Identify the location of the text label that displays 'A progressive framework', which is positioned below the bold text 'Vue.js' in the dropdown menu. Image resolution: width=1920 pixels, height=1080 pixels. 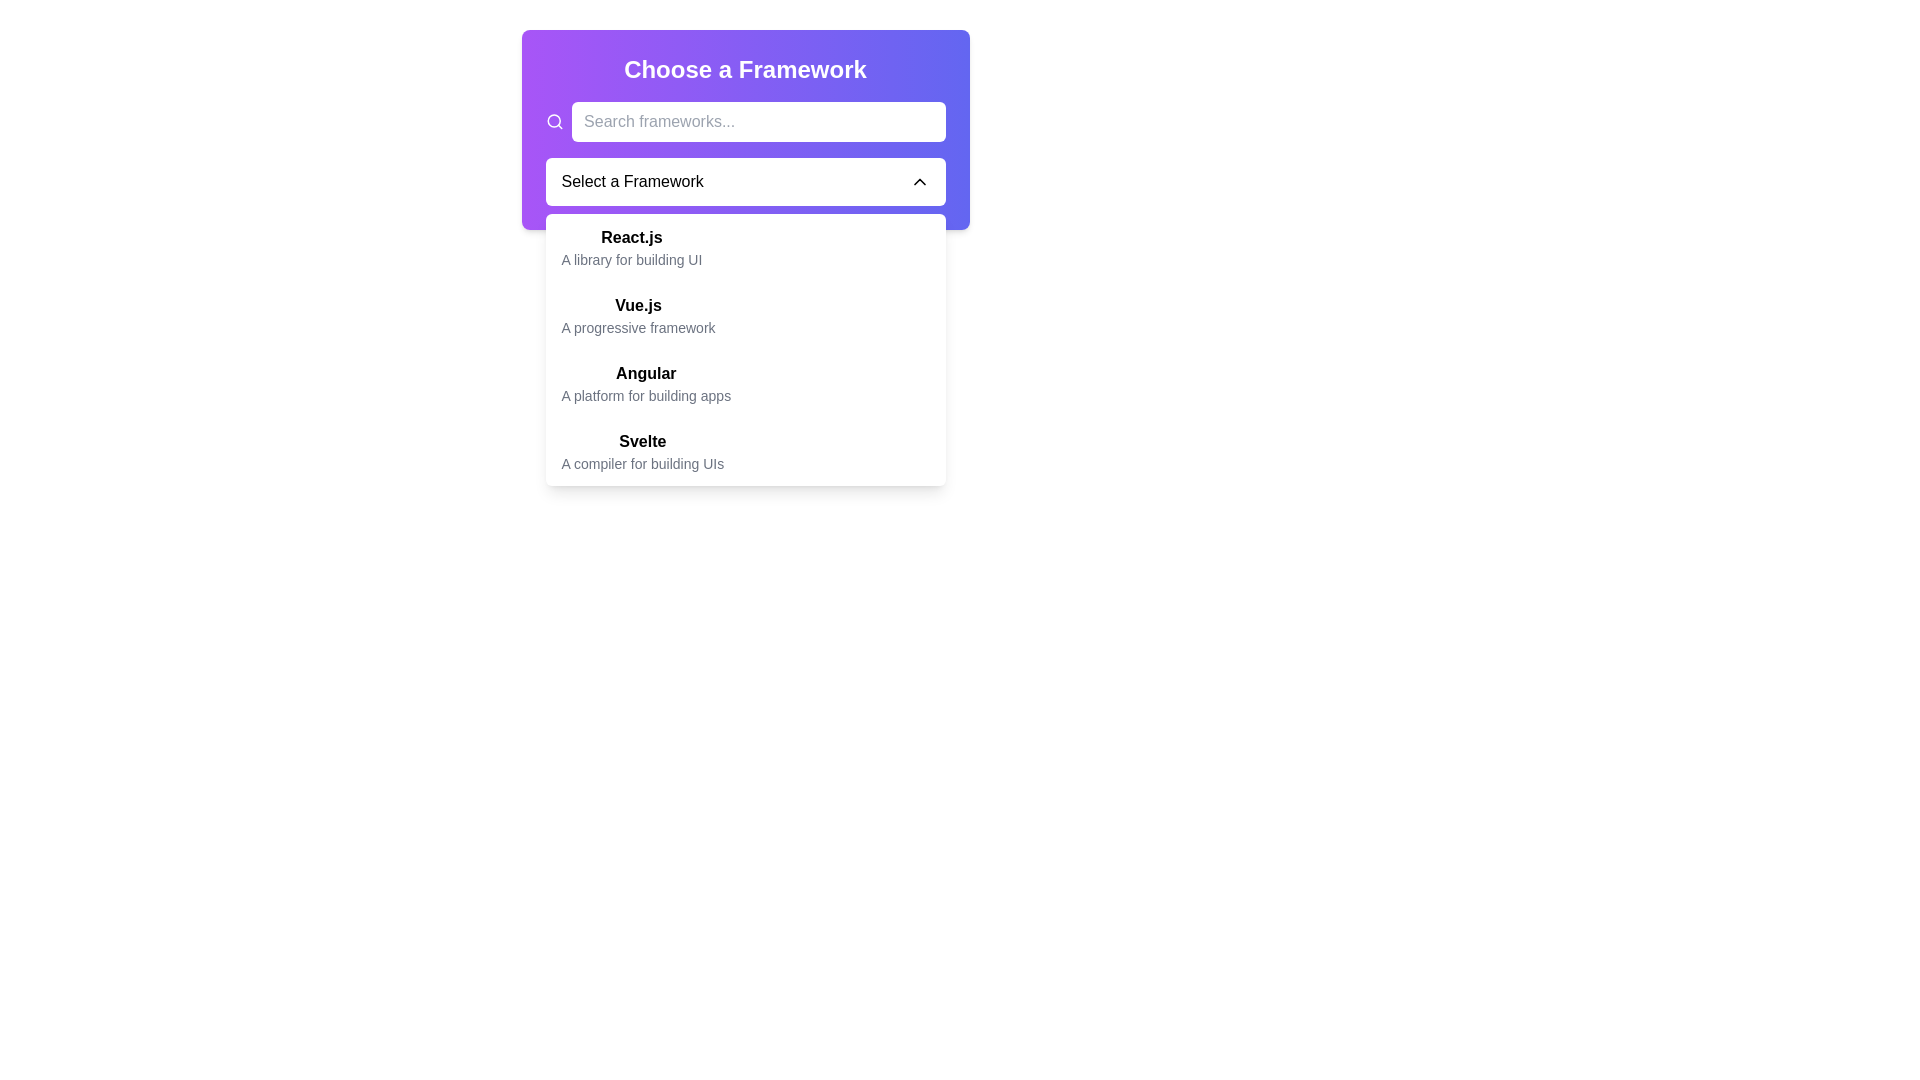
(637, 326).